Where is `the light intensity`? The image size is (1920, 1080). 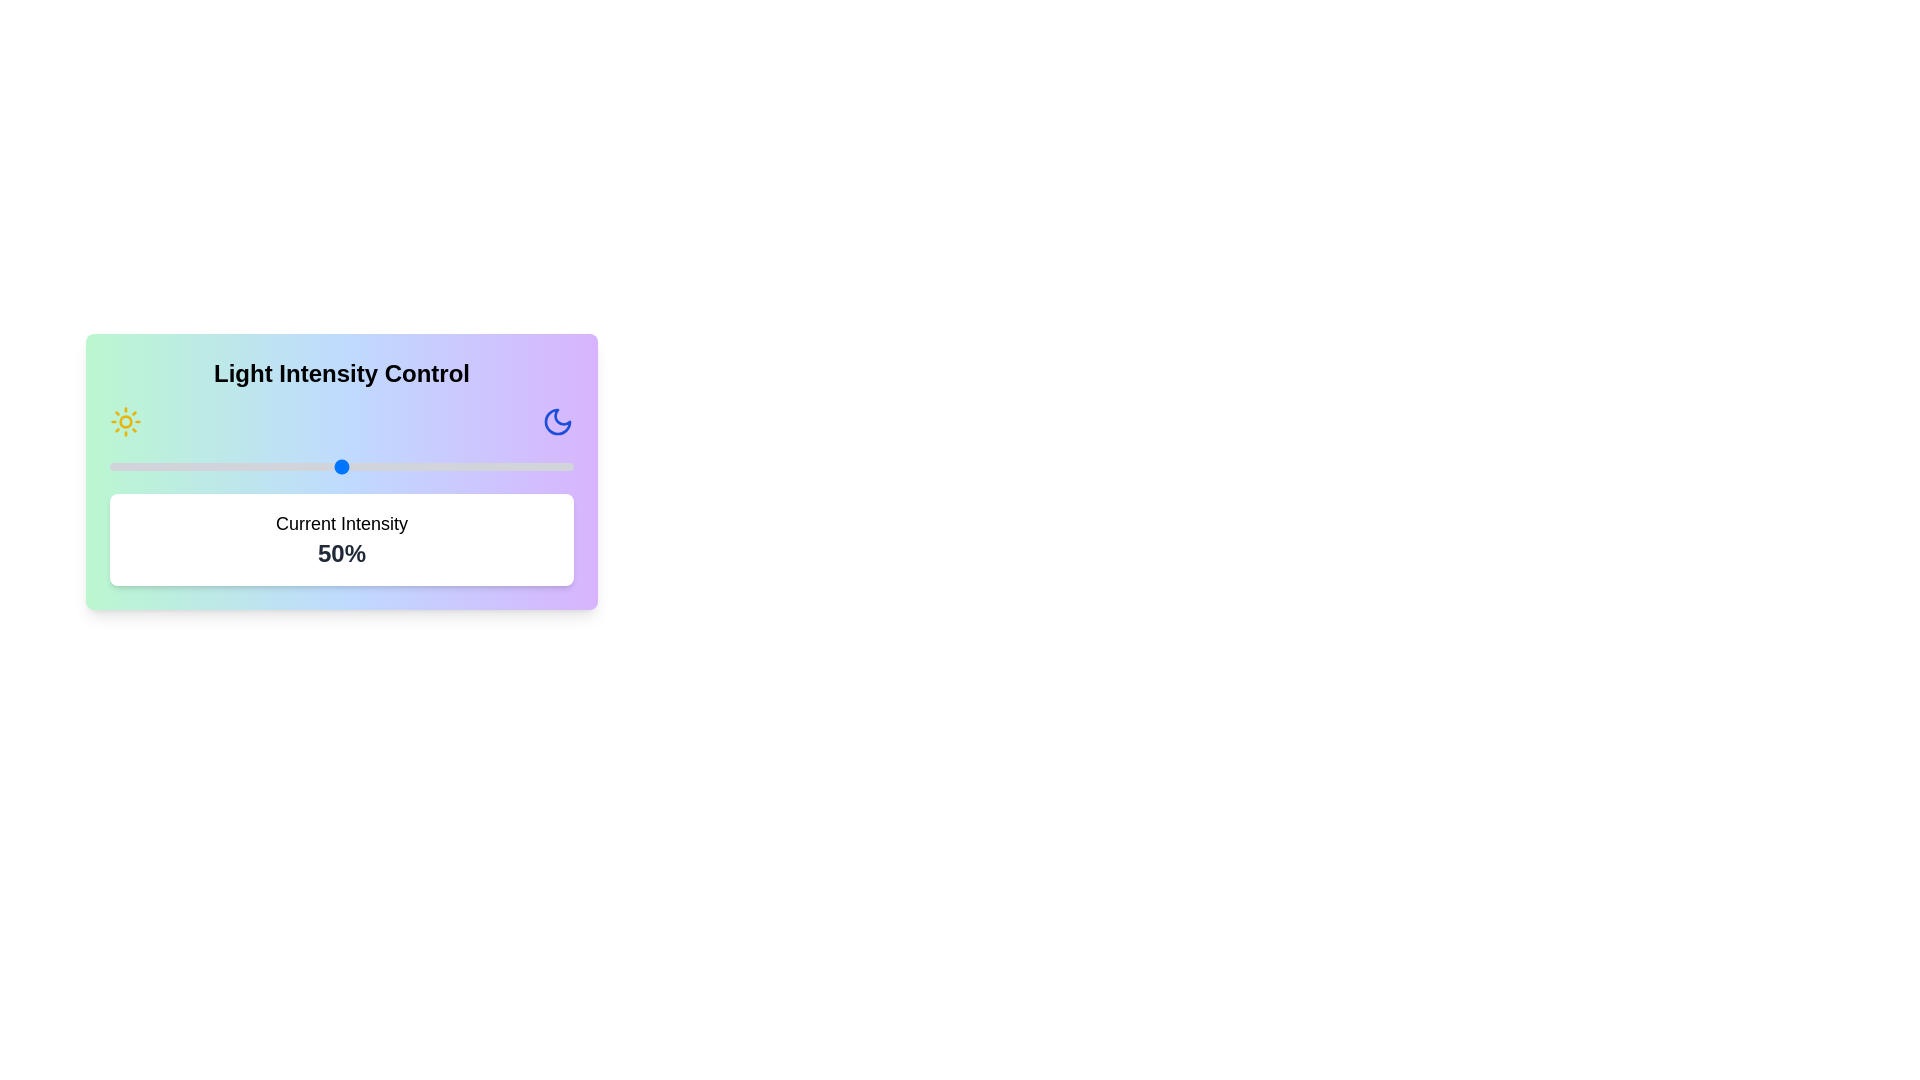 the light intensity is located at coordinates (438, 466).